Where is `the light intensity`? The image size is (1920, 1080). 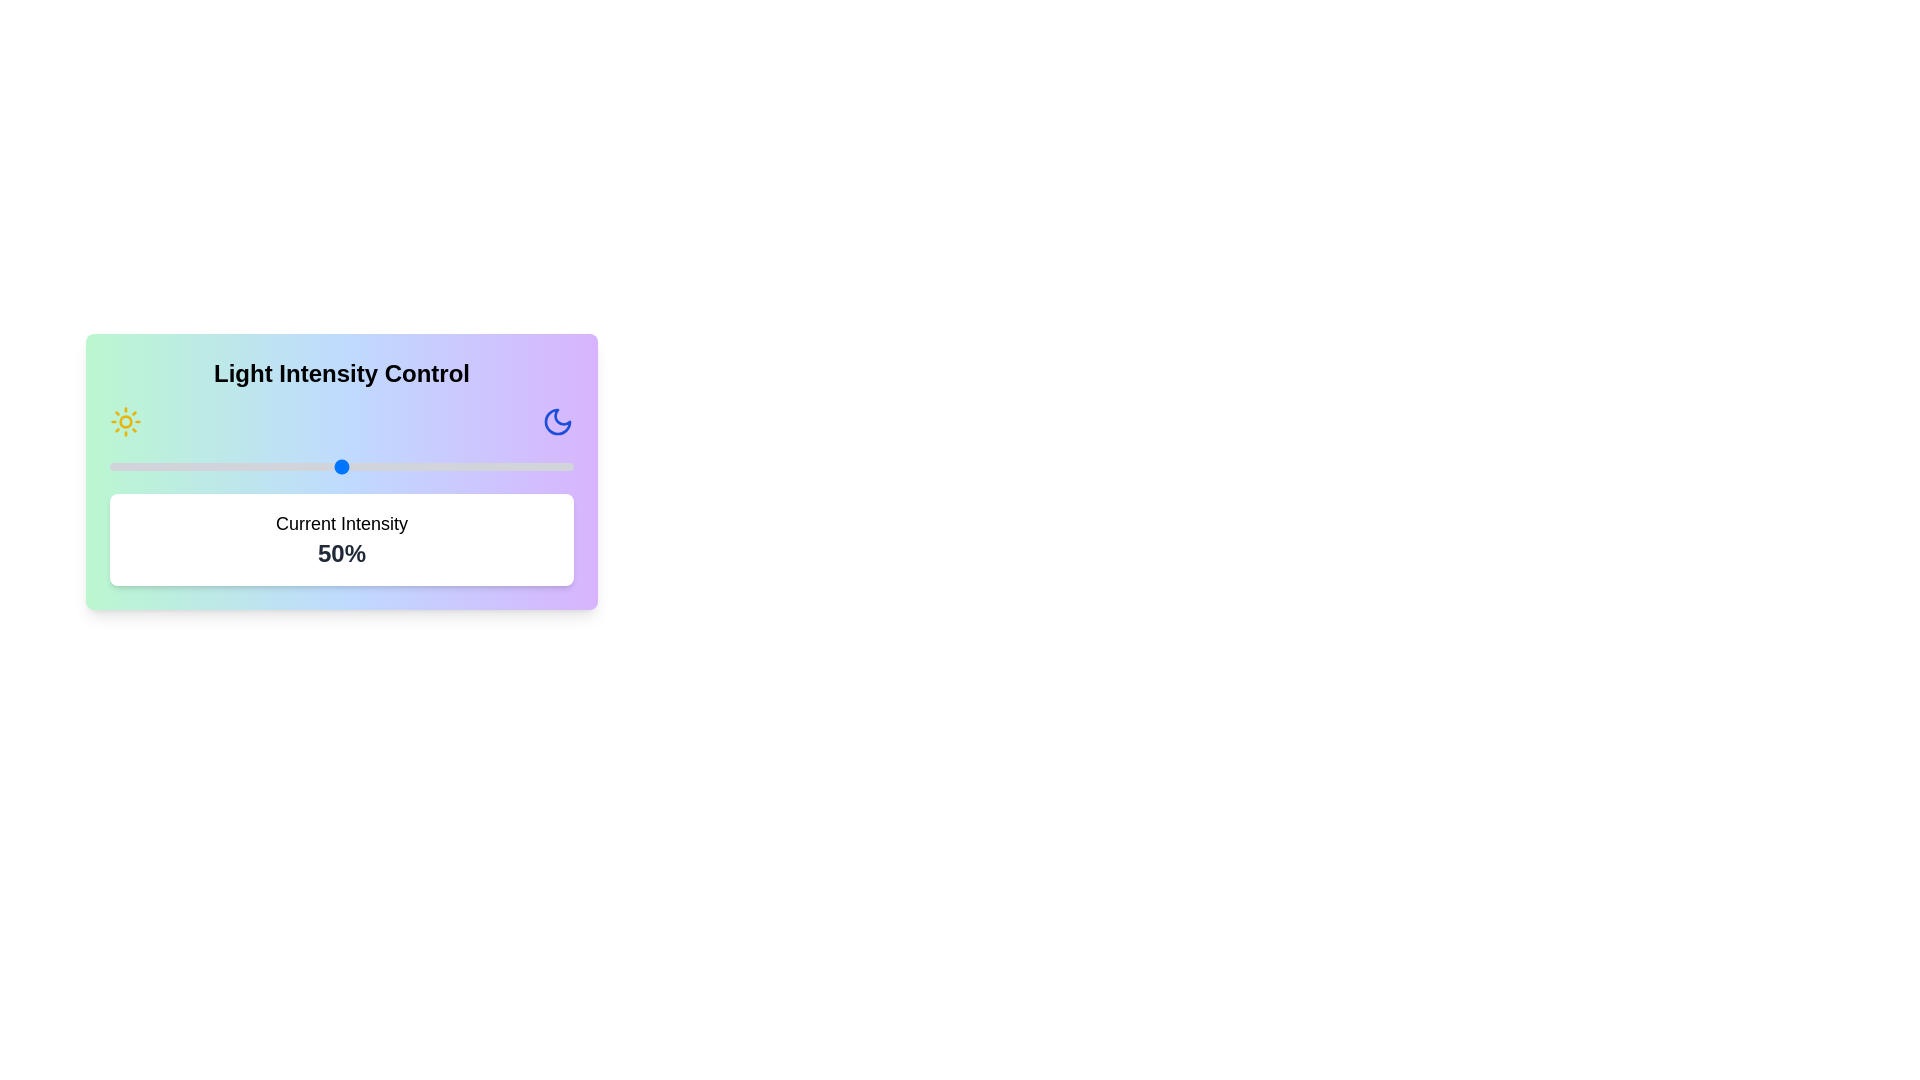 the light intensity is located at coordinates (438, 466).